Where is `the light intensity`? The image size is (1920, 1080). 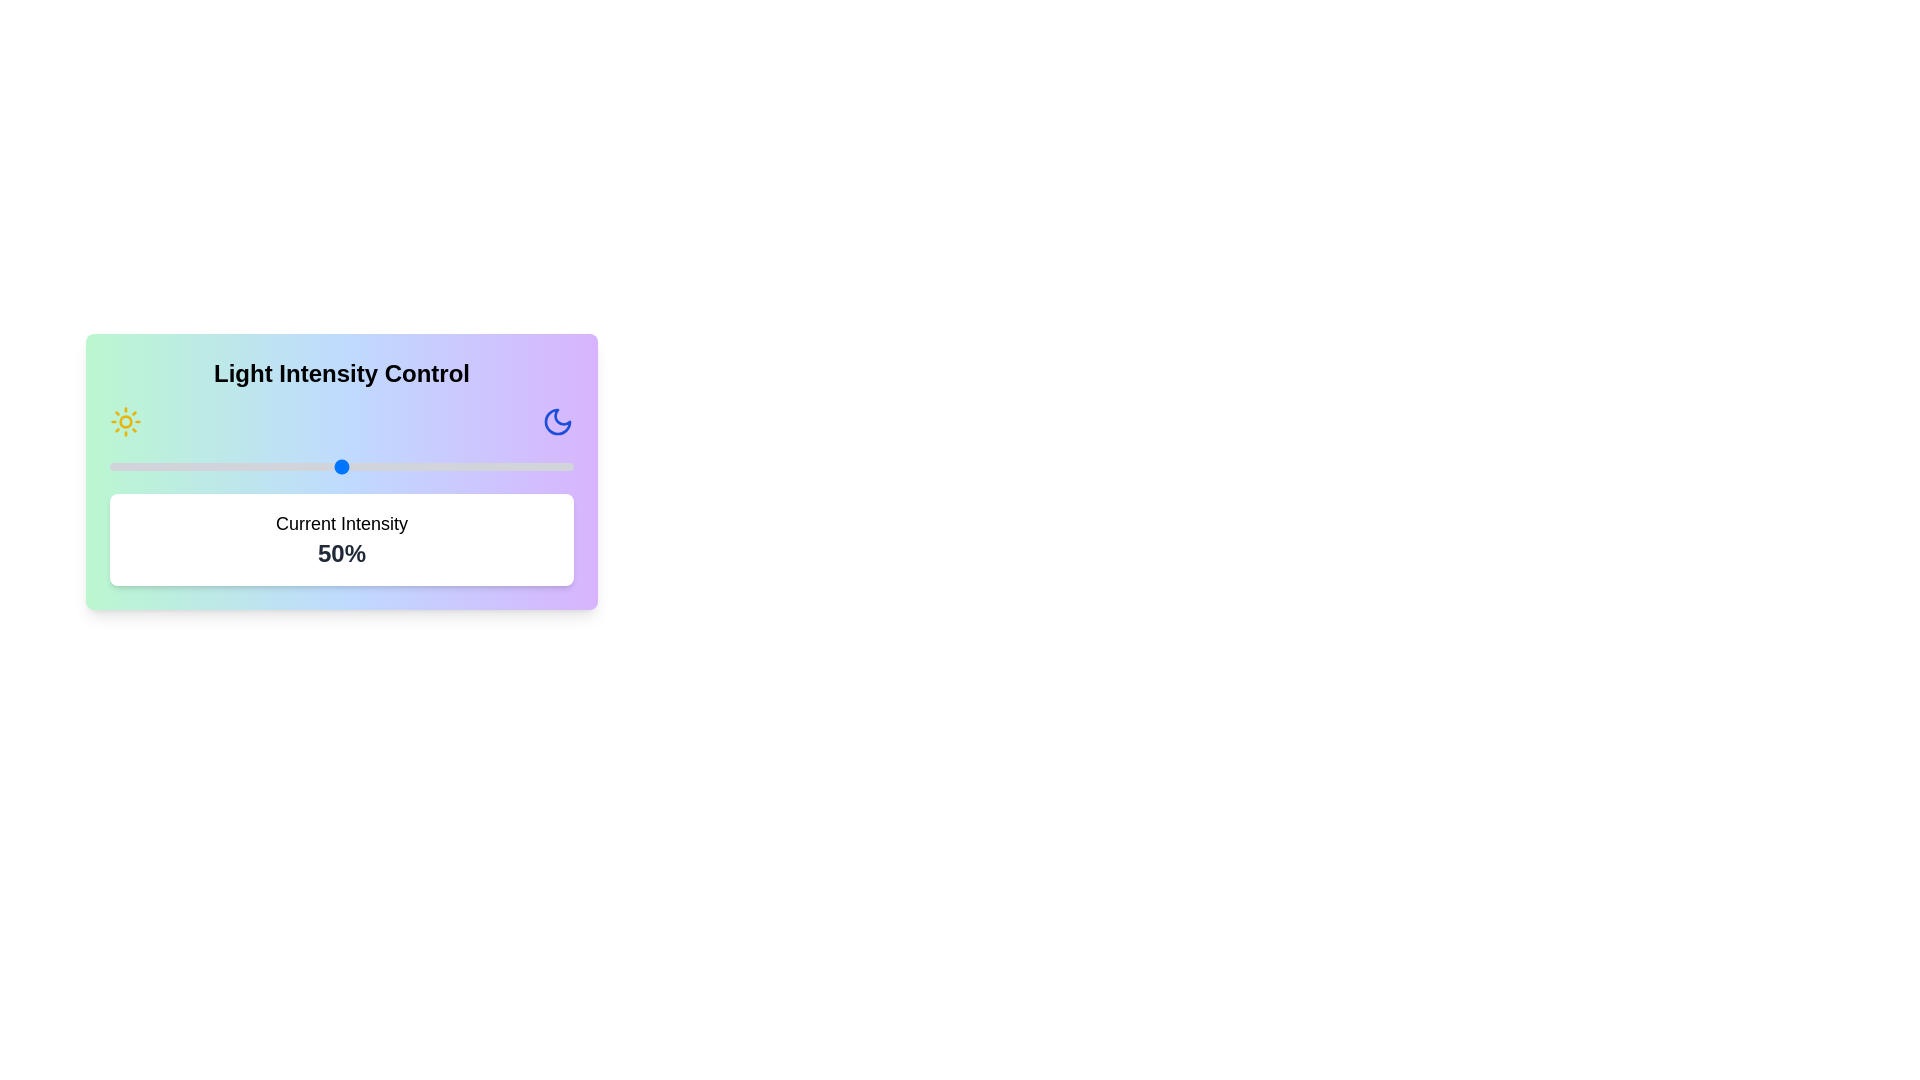 the light intensity is located at coordinates (438, 466).